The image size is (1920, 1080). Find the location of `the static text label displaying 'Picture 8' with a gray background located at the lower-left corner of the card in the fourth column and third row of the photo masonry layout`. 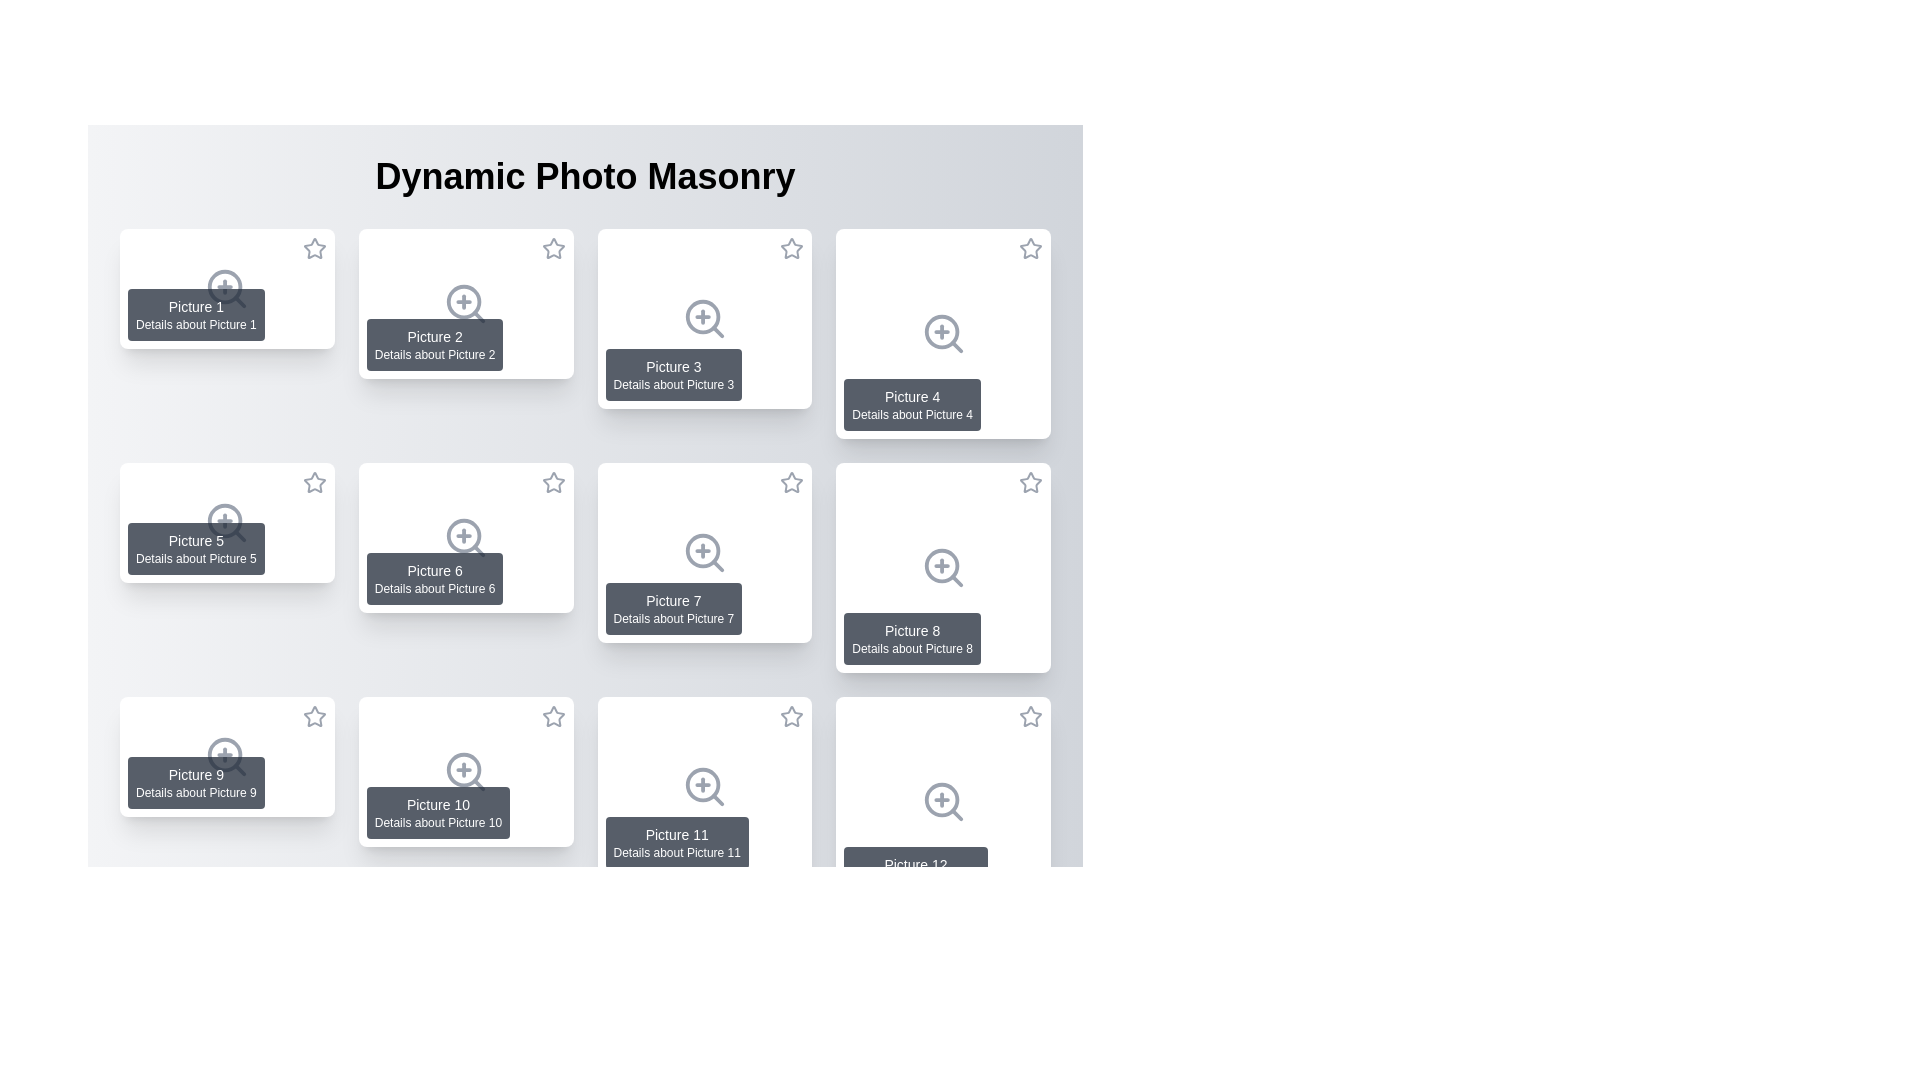

the static text label displaying 'Picture 8' with a gray background located at the lower-left corner of the card in the fourth column and third row of the photo masonry layout is located at coordinates (911, 639).